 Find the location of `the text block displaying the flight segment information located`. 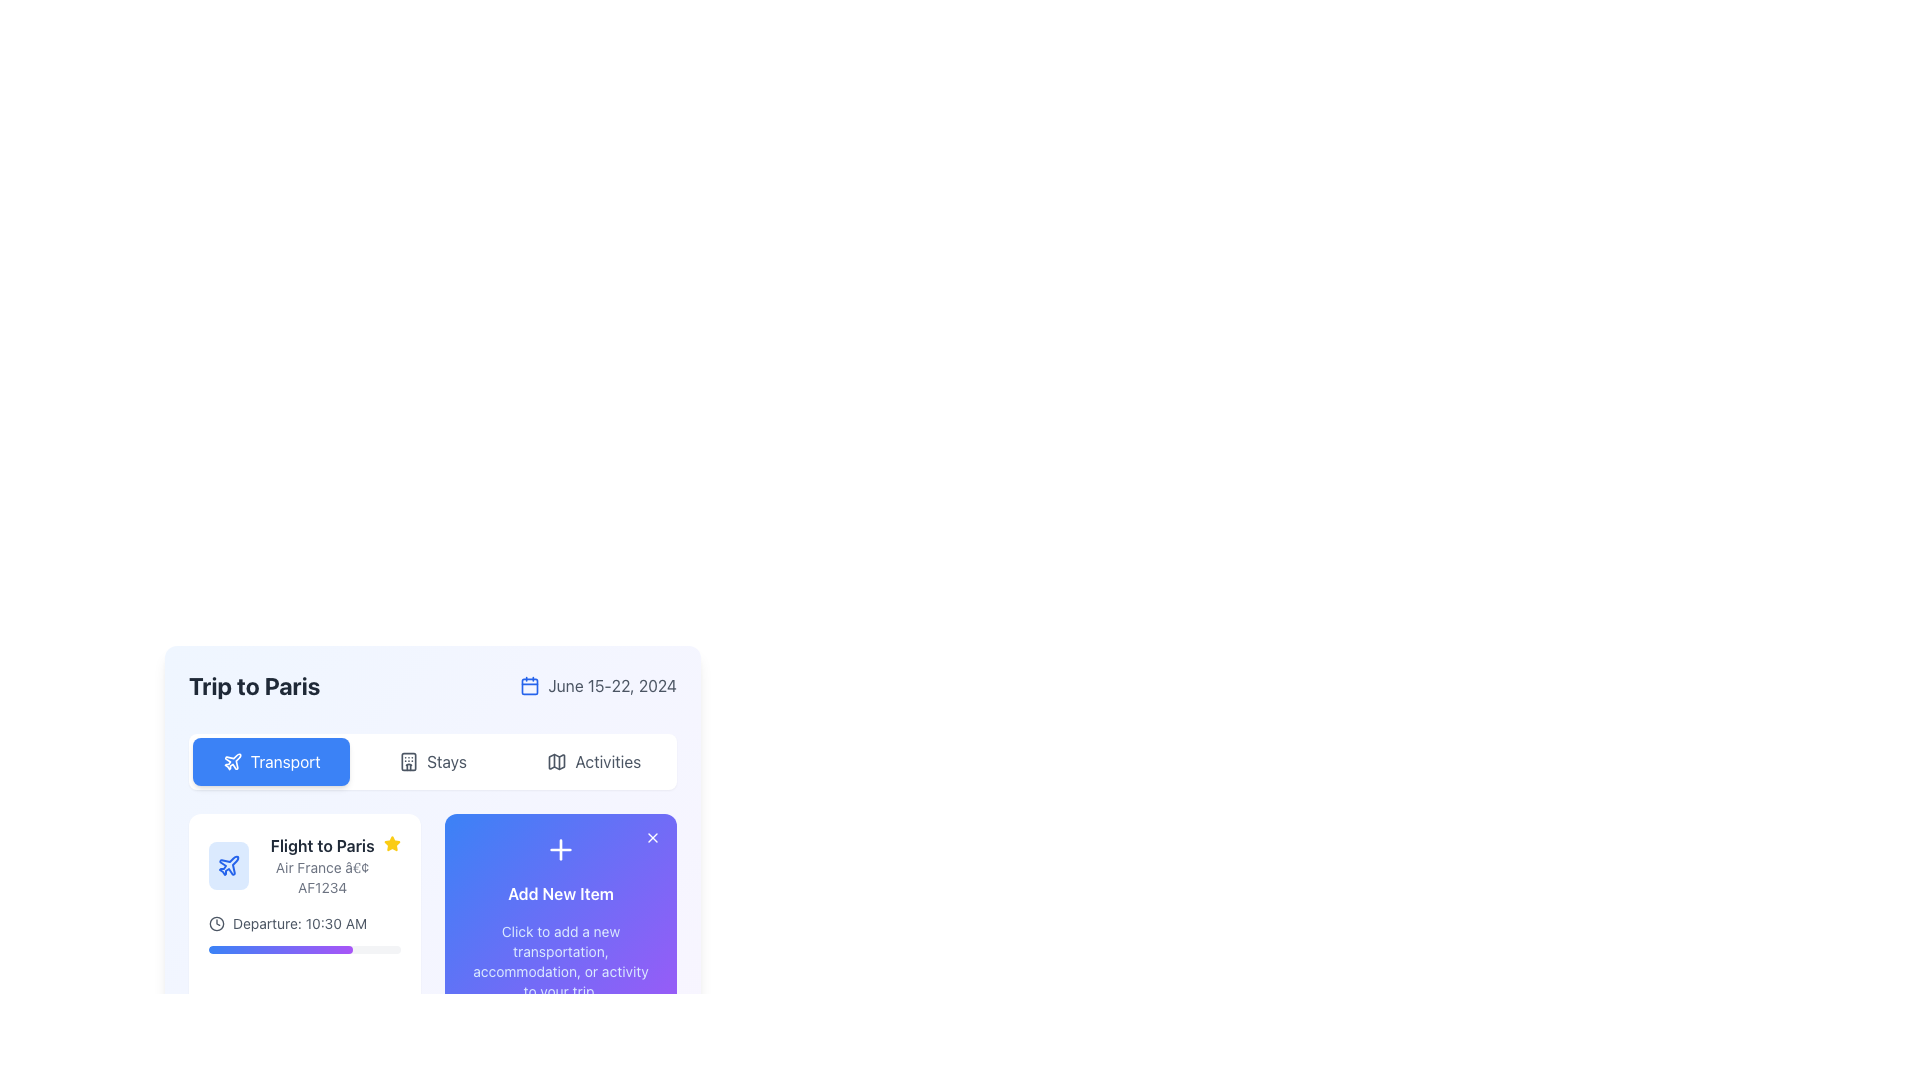

the text block displaying the flight segment information located is located at coordinates (304, 865).